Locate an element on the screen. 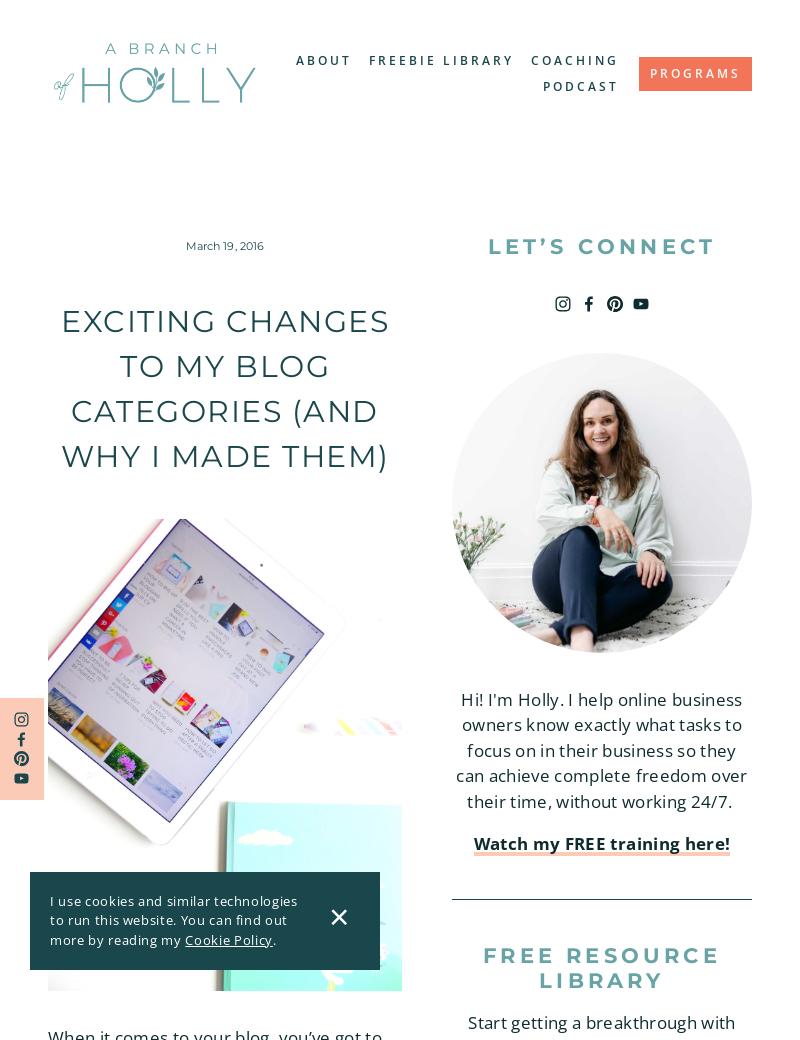  'Programs' is located at coordinates (649, 71).